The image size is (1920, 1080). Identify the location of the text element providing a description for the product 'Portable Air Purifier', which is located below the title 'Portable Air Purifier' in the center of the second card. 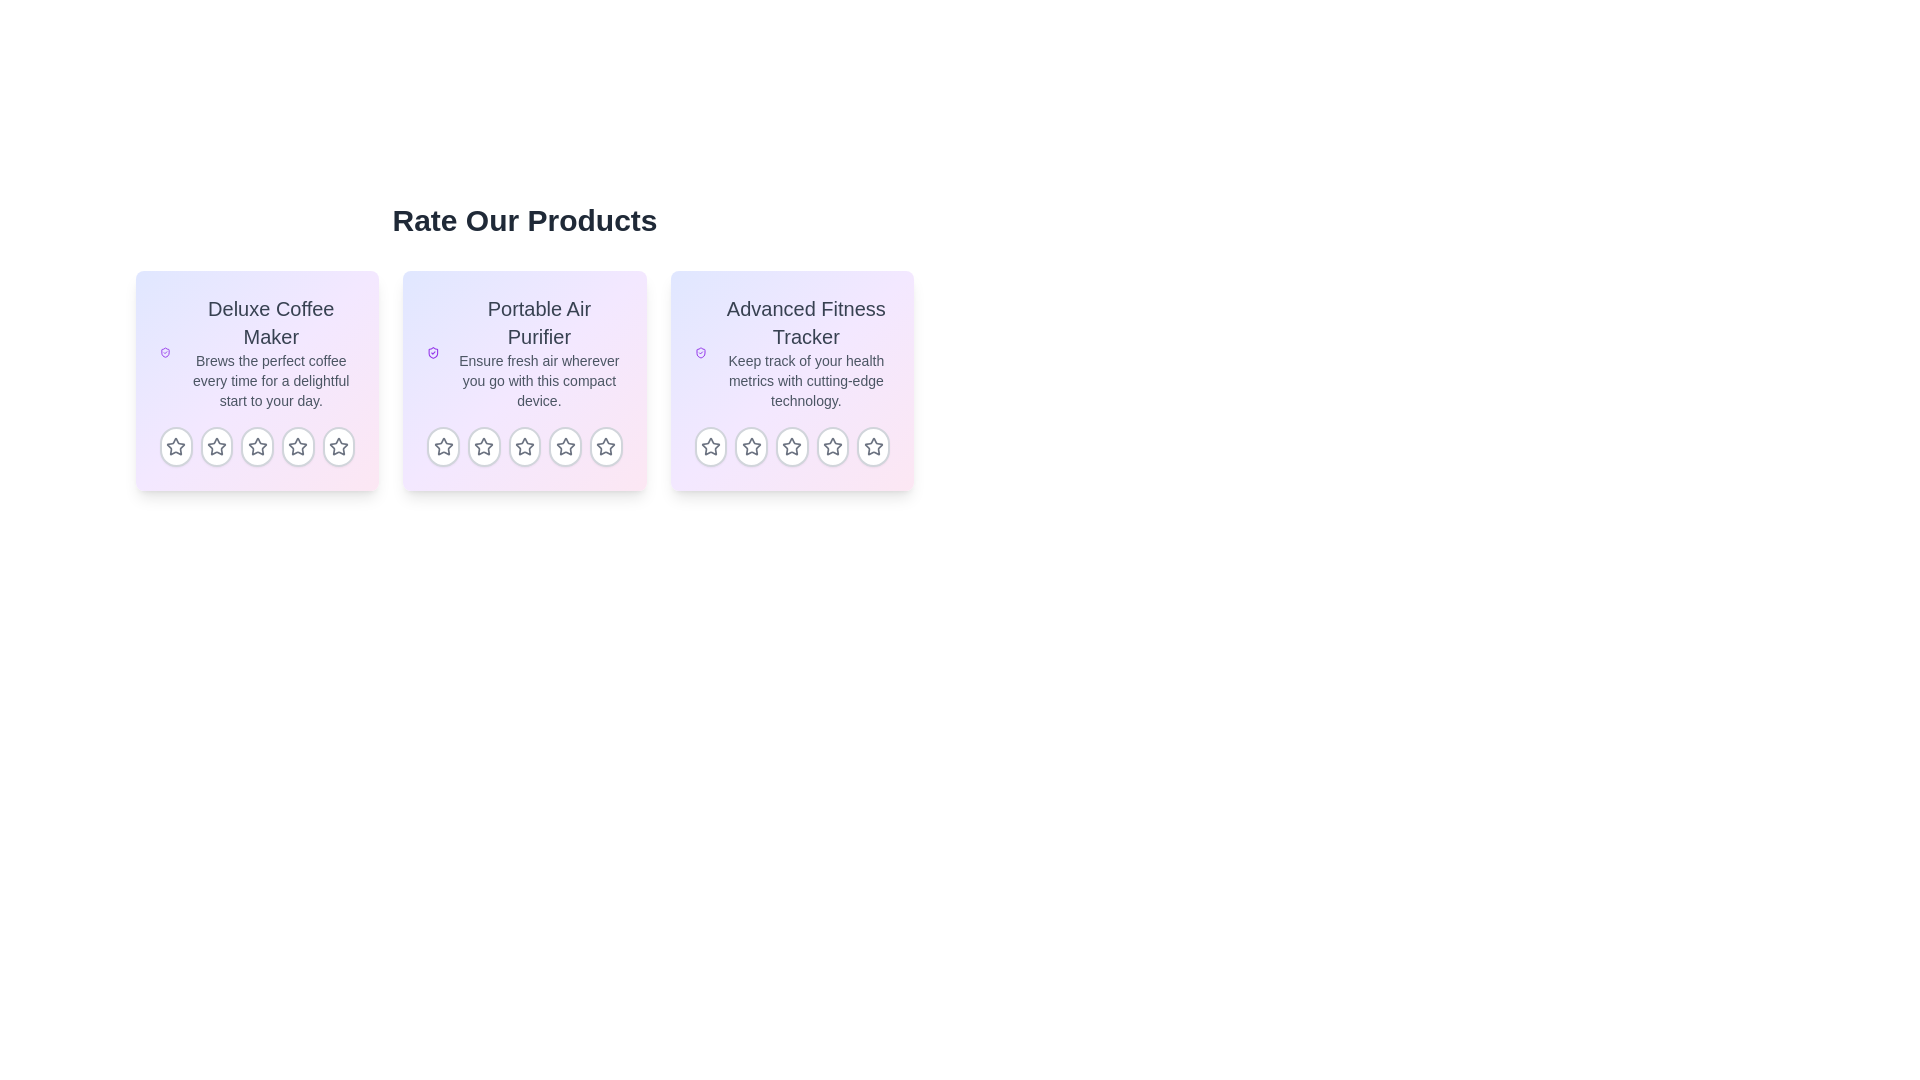
(539, 381).